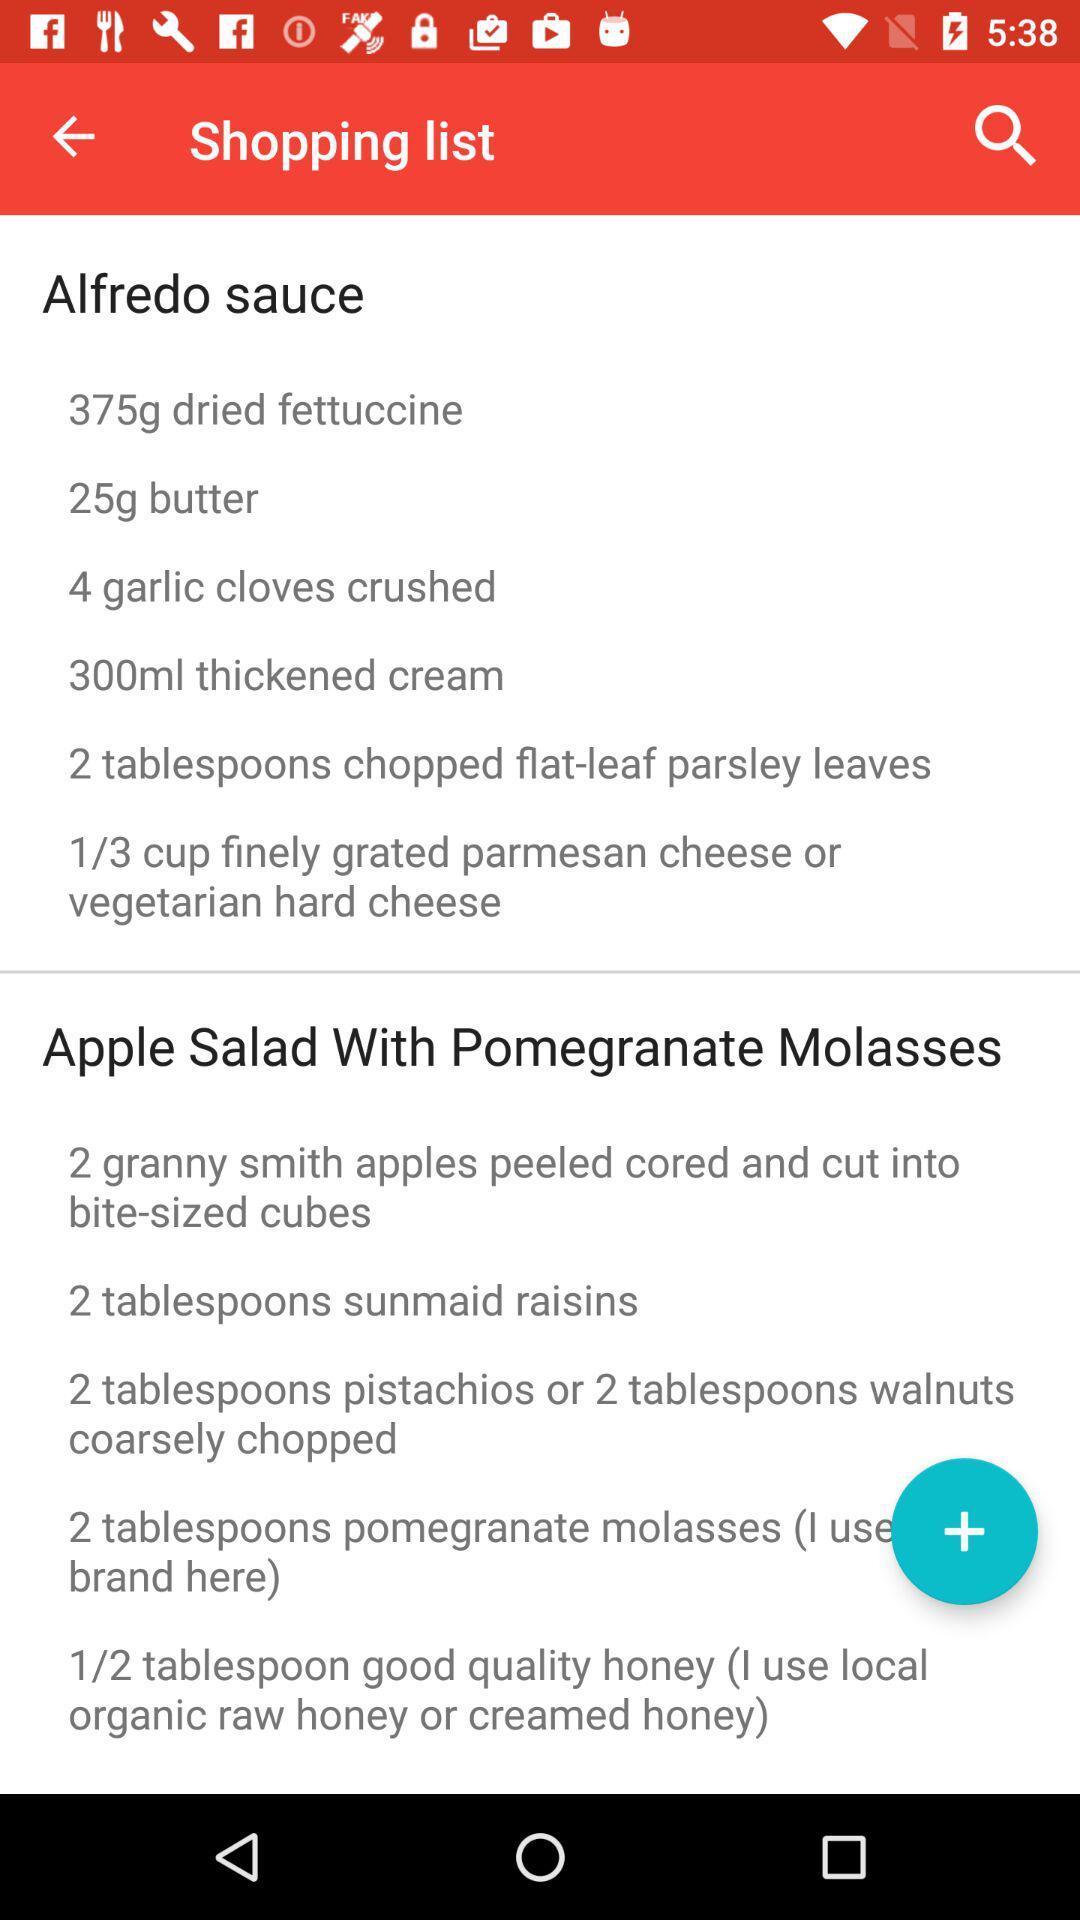 This screenshot has width=1080, height=1920. I want to click on the 4 garlic cloves, so click(540, 584).